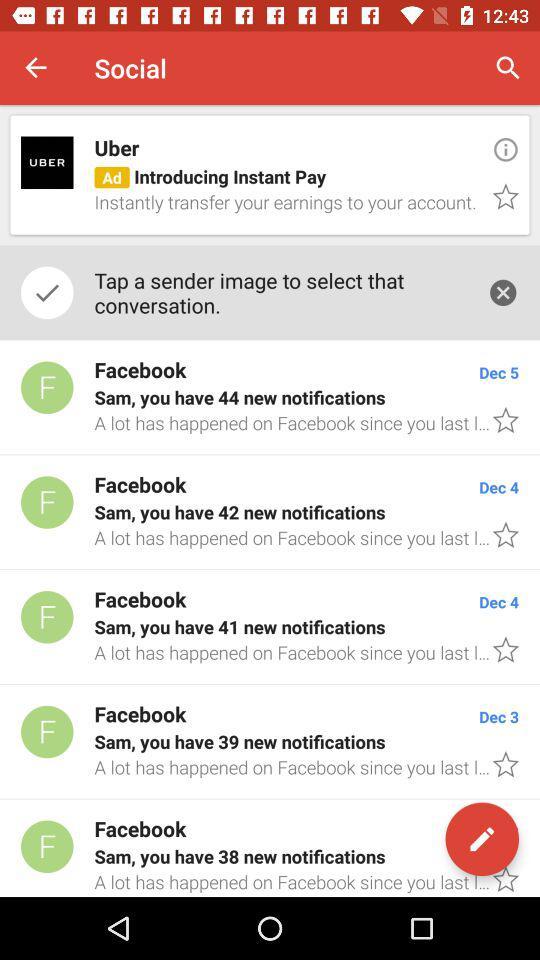 Image resolution: width=540 pixels, height=960 pixels. What do you see at coordinates (36, 68) in the screenshot?
I see `item next to the social` at bounding box center [36, 68].